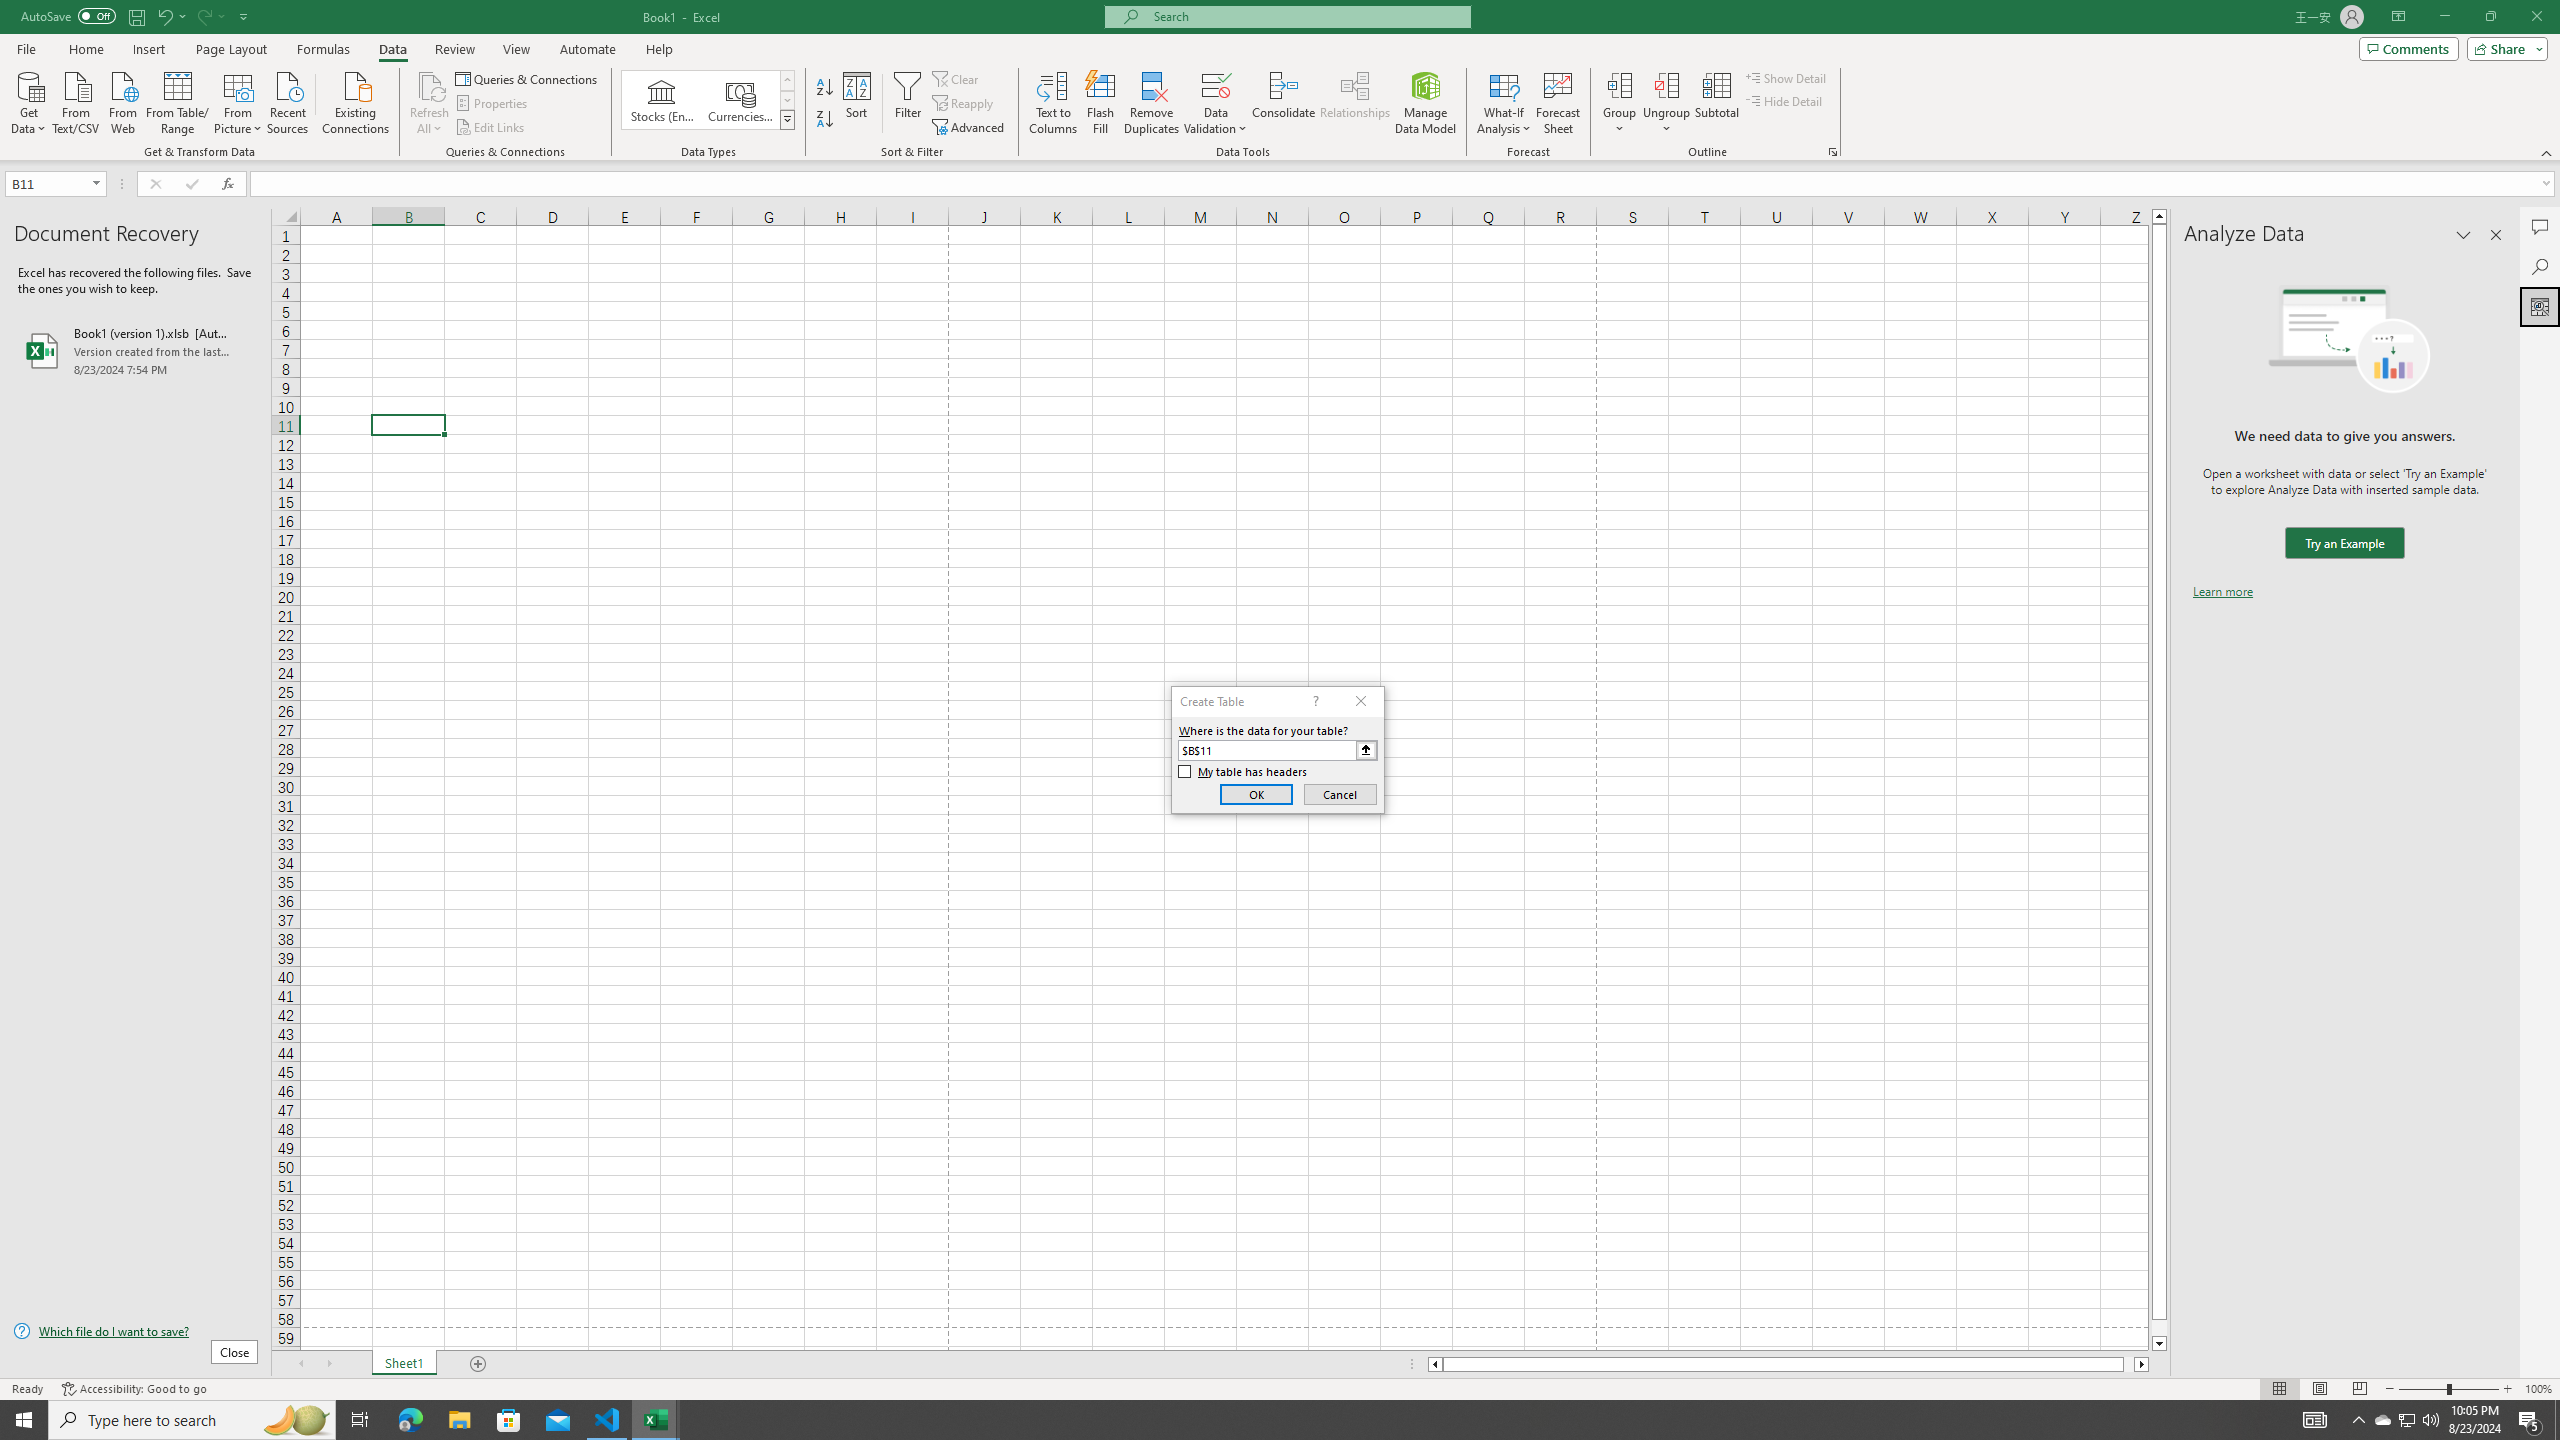  Describe the element at coordinates (134, 1332) in the screenshot. I see `'Which file do I want to save?'` at that location.